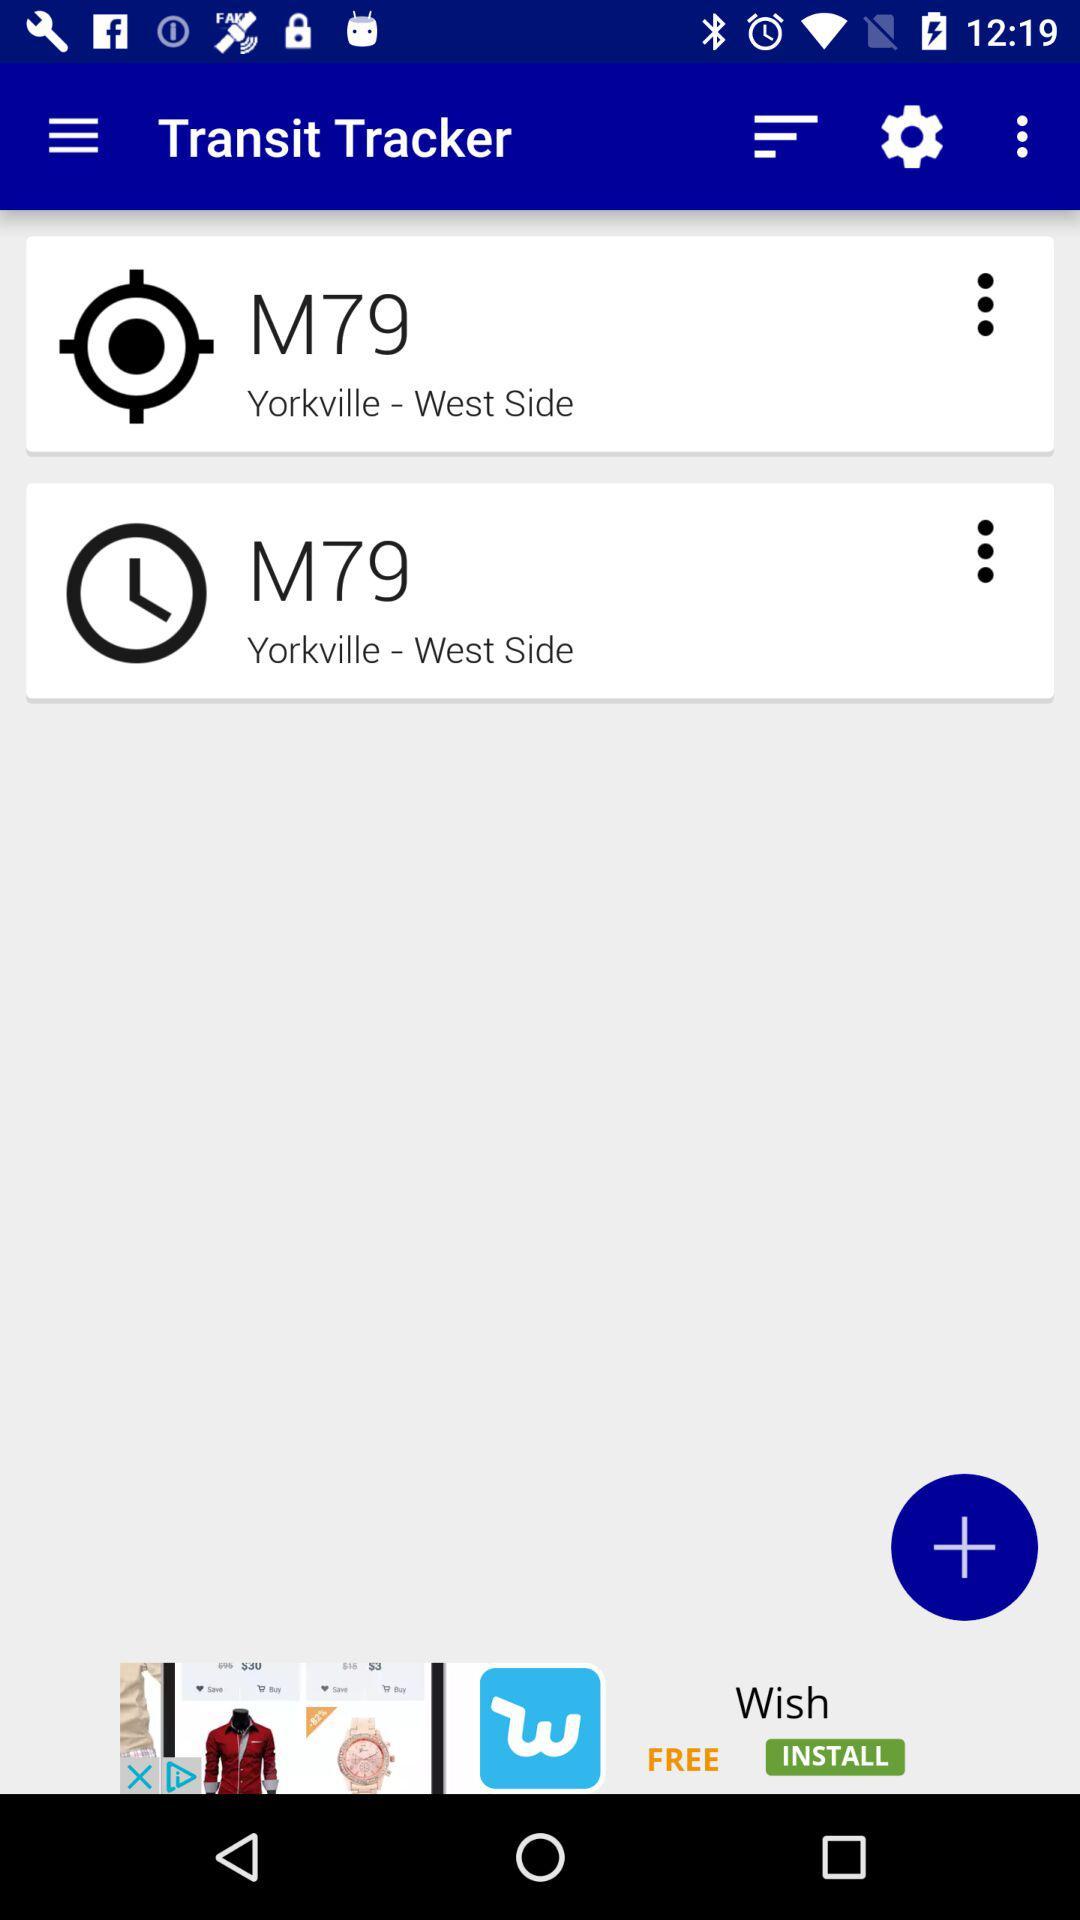 This screenshot has height=1920, width=1080. Describe the element at coordinates (984, 303) in the screenshot. I see `more information` at that location.